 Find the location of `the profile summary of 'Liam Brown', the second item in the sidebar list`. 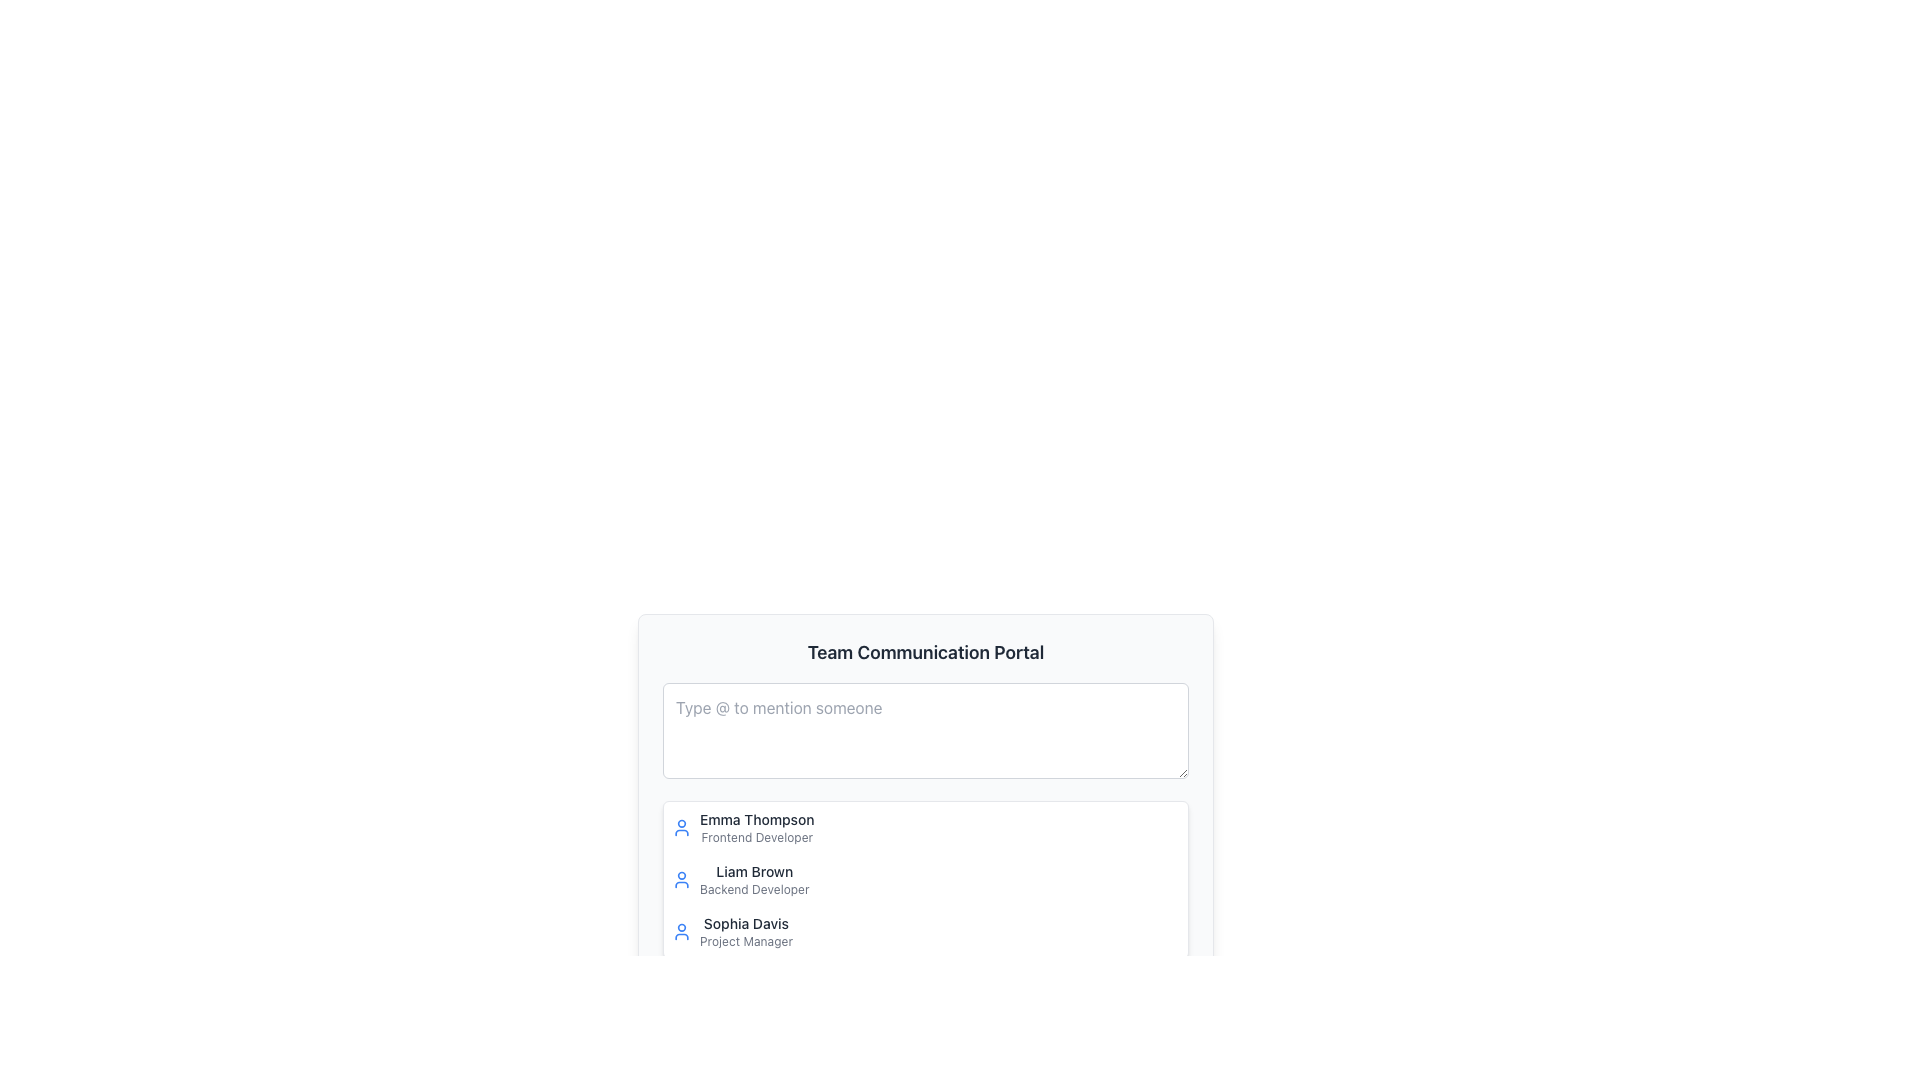

the profile summary of 'Liam Brown', the second item in the sidebar list is located at coordinates (753, 878).